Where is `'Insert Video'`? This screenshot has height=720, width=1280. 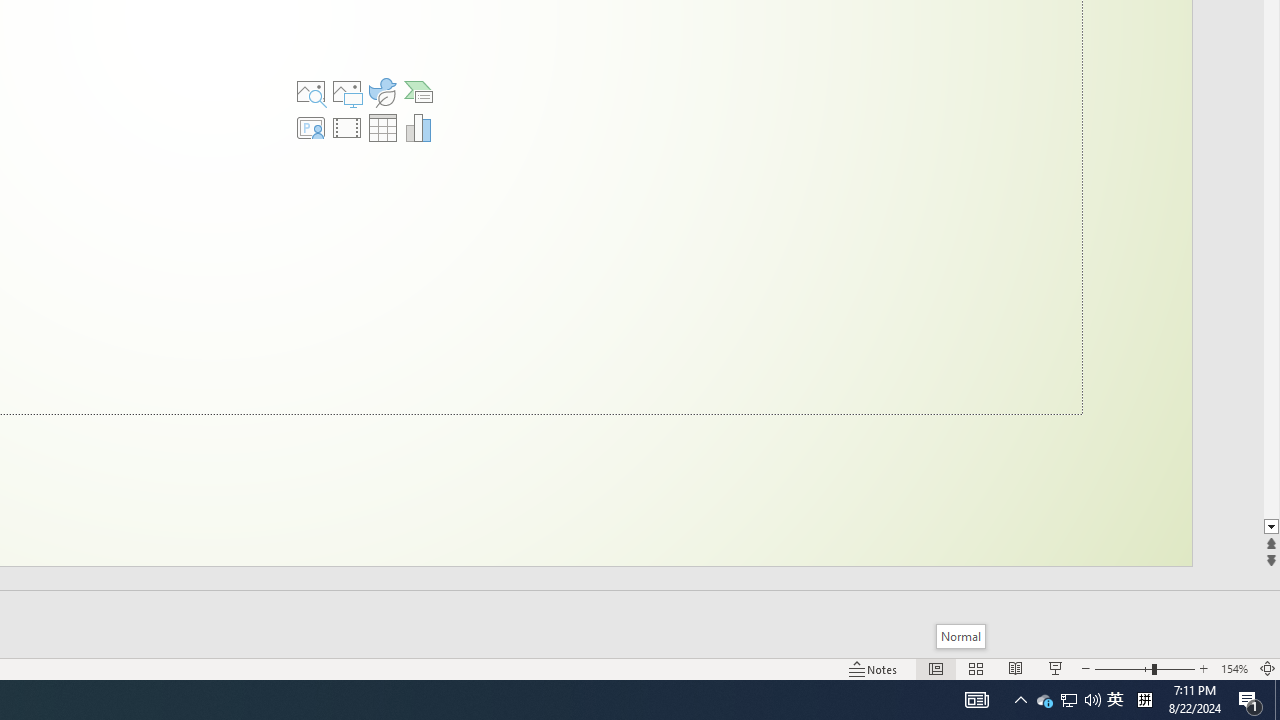
'Insert Video' is located at coordinates (347, 128).